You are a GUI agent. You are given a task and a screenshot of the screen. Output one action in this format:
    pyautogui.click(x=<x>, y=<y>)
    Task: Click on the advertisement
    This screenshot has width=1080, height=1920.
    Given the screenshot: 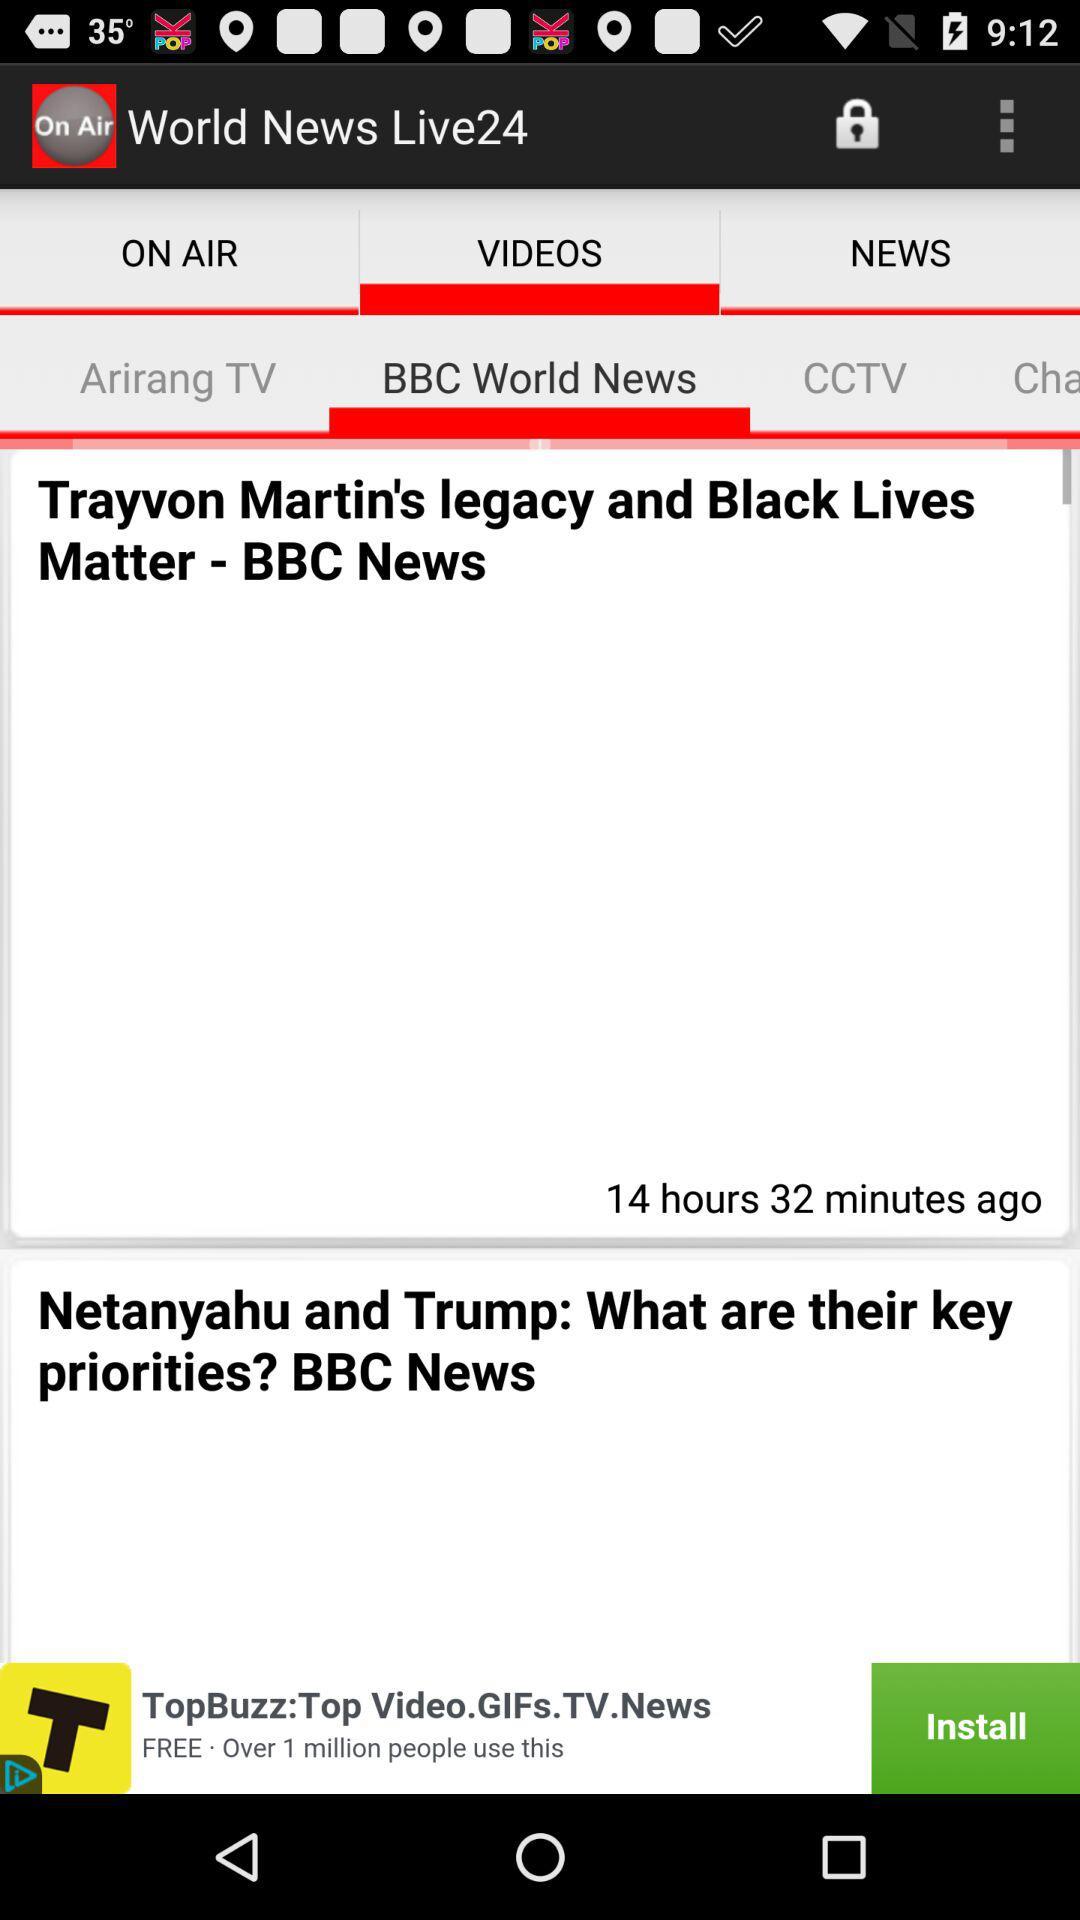 What is the action you would take?
    pyautogui.click(x=540, y=1727)
    